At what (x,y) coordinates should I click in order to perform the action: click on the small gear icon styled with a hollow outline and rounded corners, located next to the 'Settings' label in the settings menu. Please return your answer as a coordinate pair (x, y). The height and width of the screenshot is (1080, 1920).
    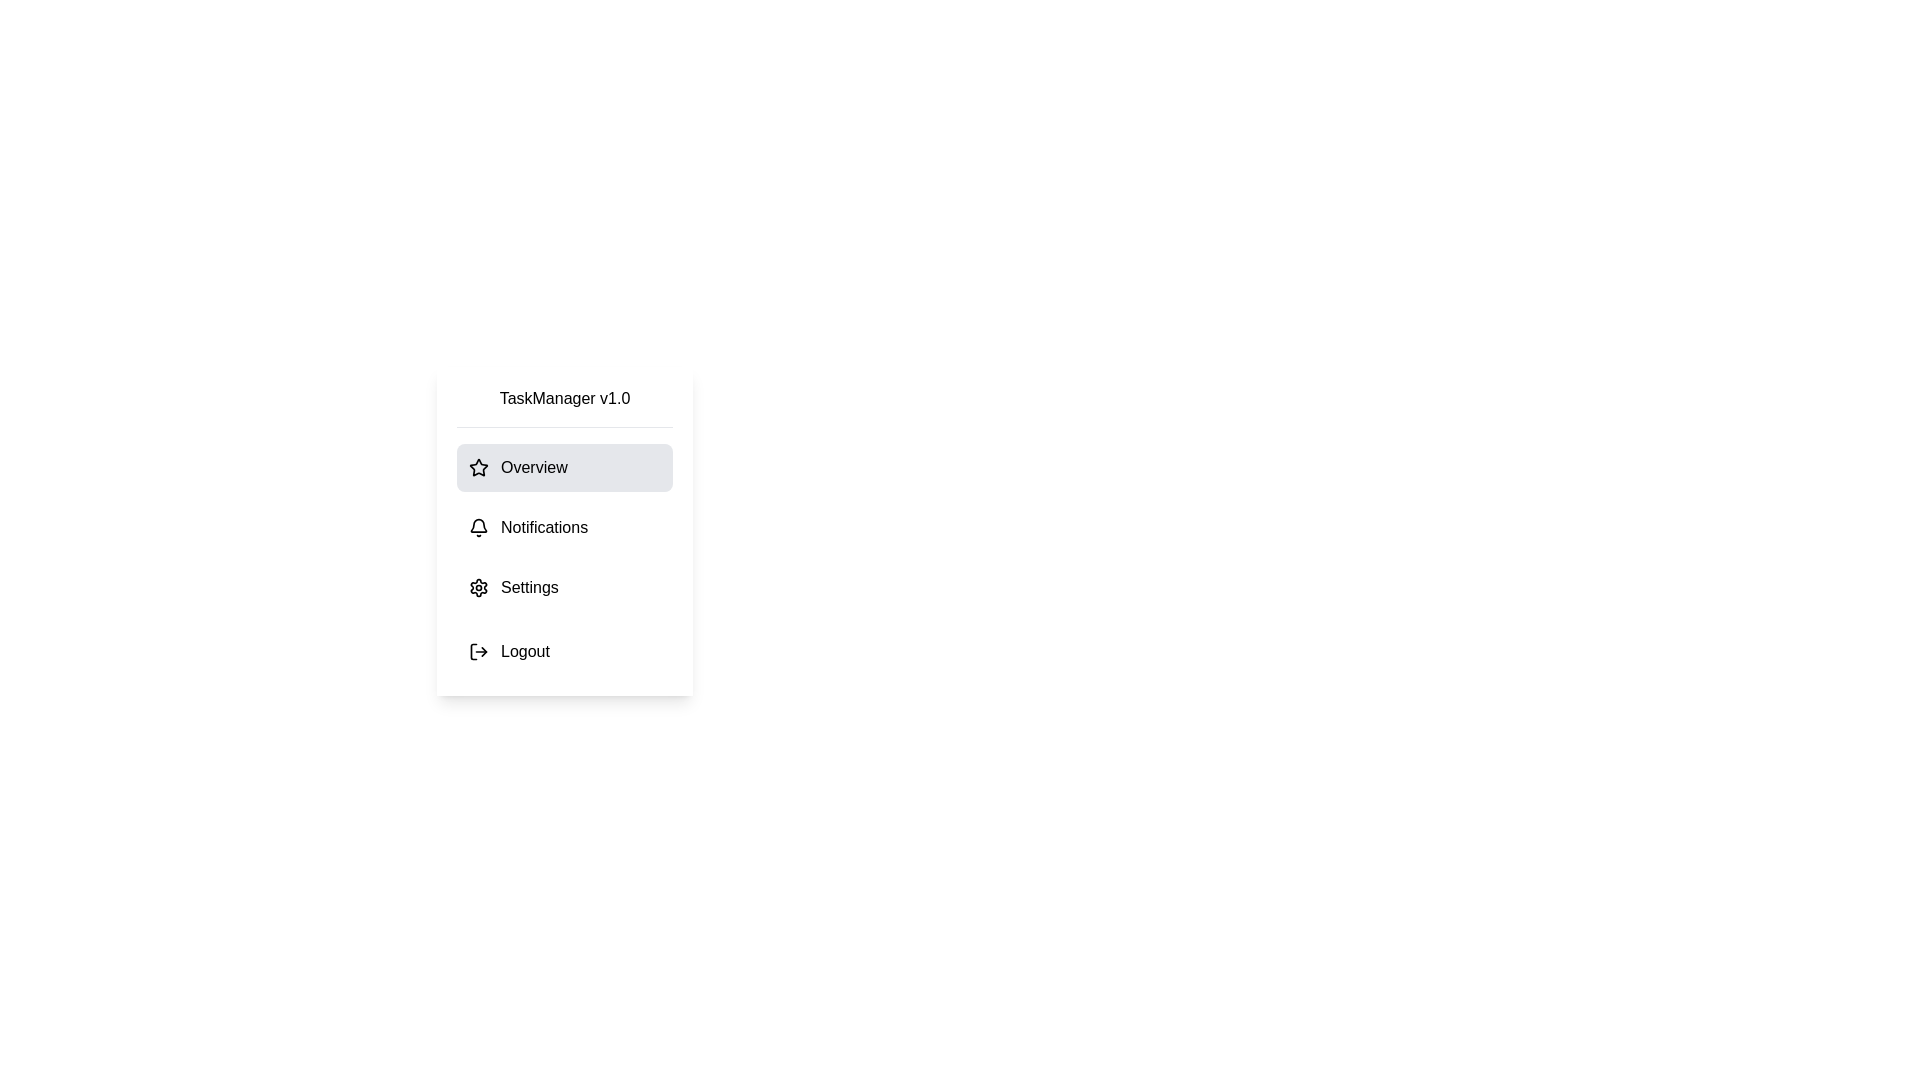
    Looking at the image, I should click on (478, 586).